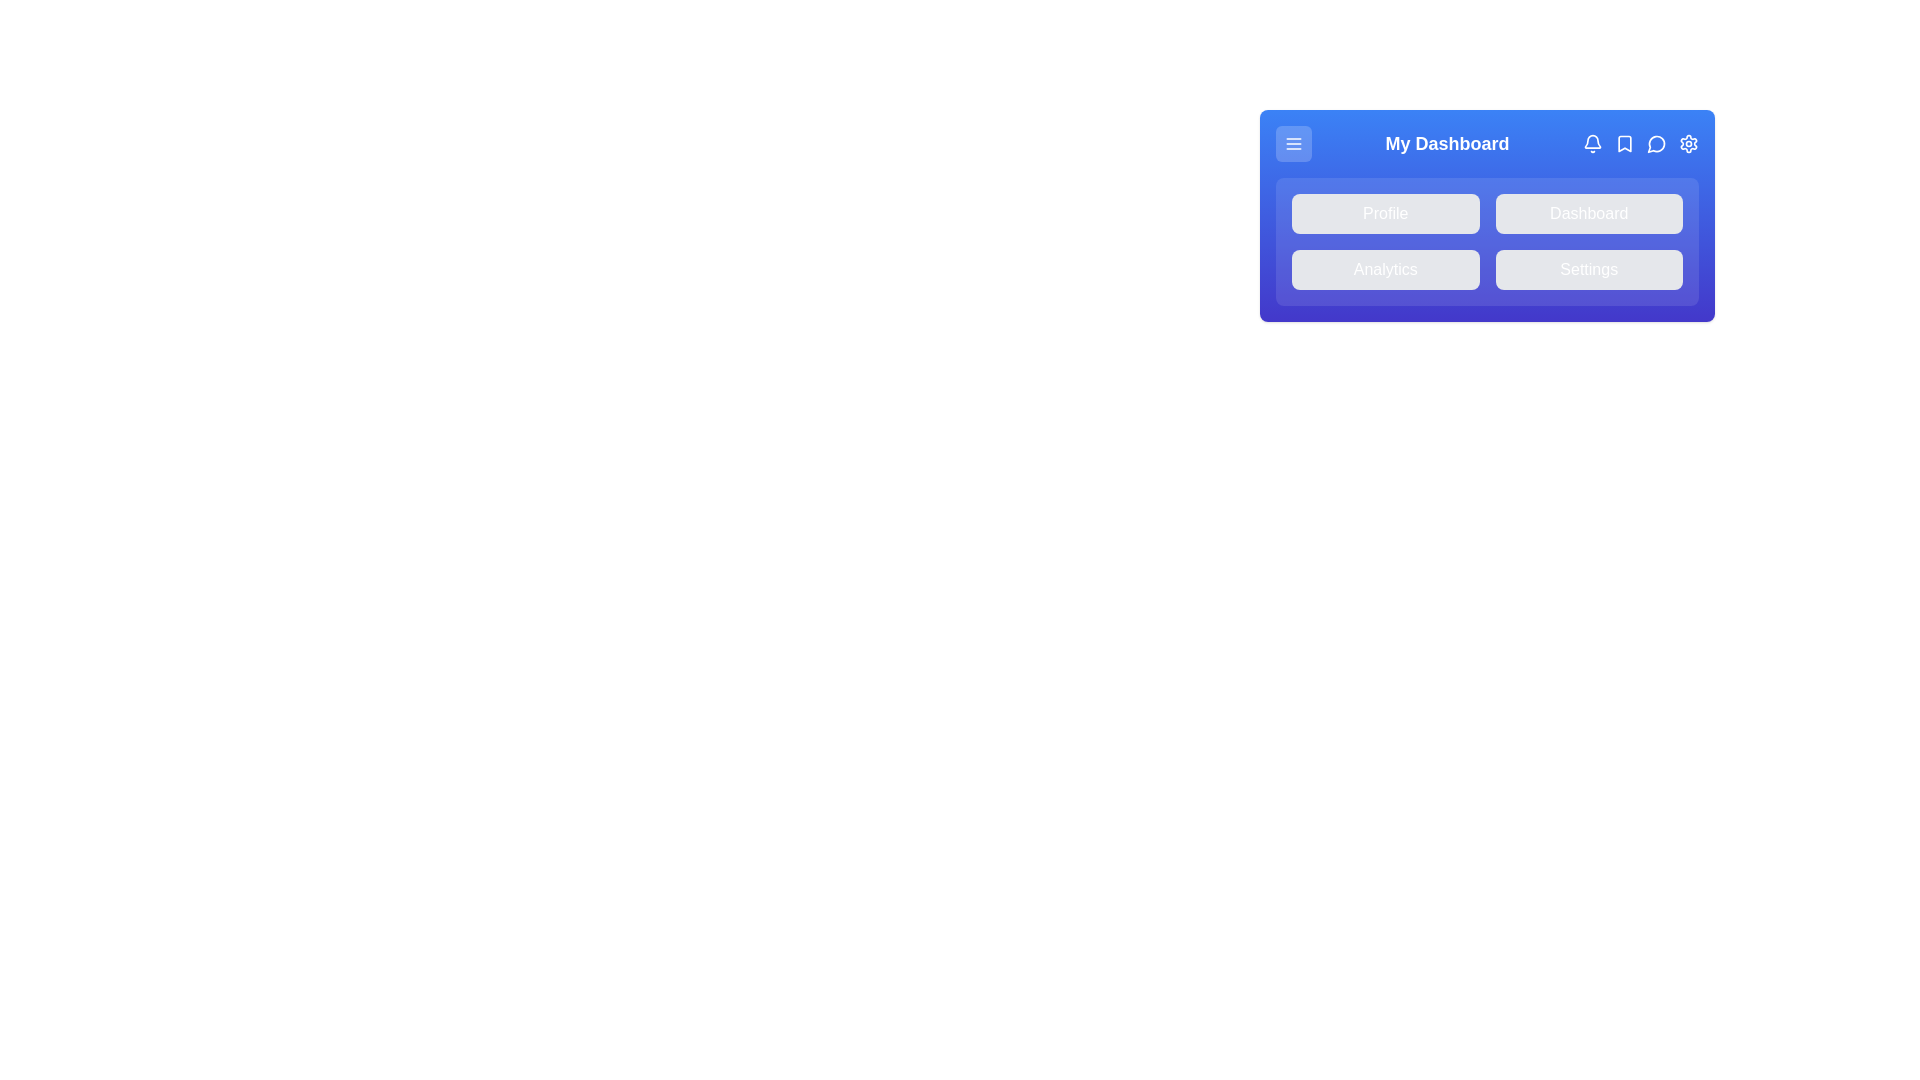  I want to click on the 'Settings' button in the menu, so click(1688, 142).